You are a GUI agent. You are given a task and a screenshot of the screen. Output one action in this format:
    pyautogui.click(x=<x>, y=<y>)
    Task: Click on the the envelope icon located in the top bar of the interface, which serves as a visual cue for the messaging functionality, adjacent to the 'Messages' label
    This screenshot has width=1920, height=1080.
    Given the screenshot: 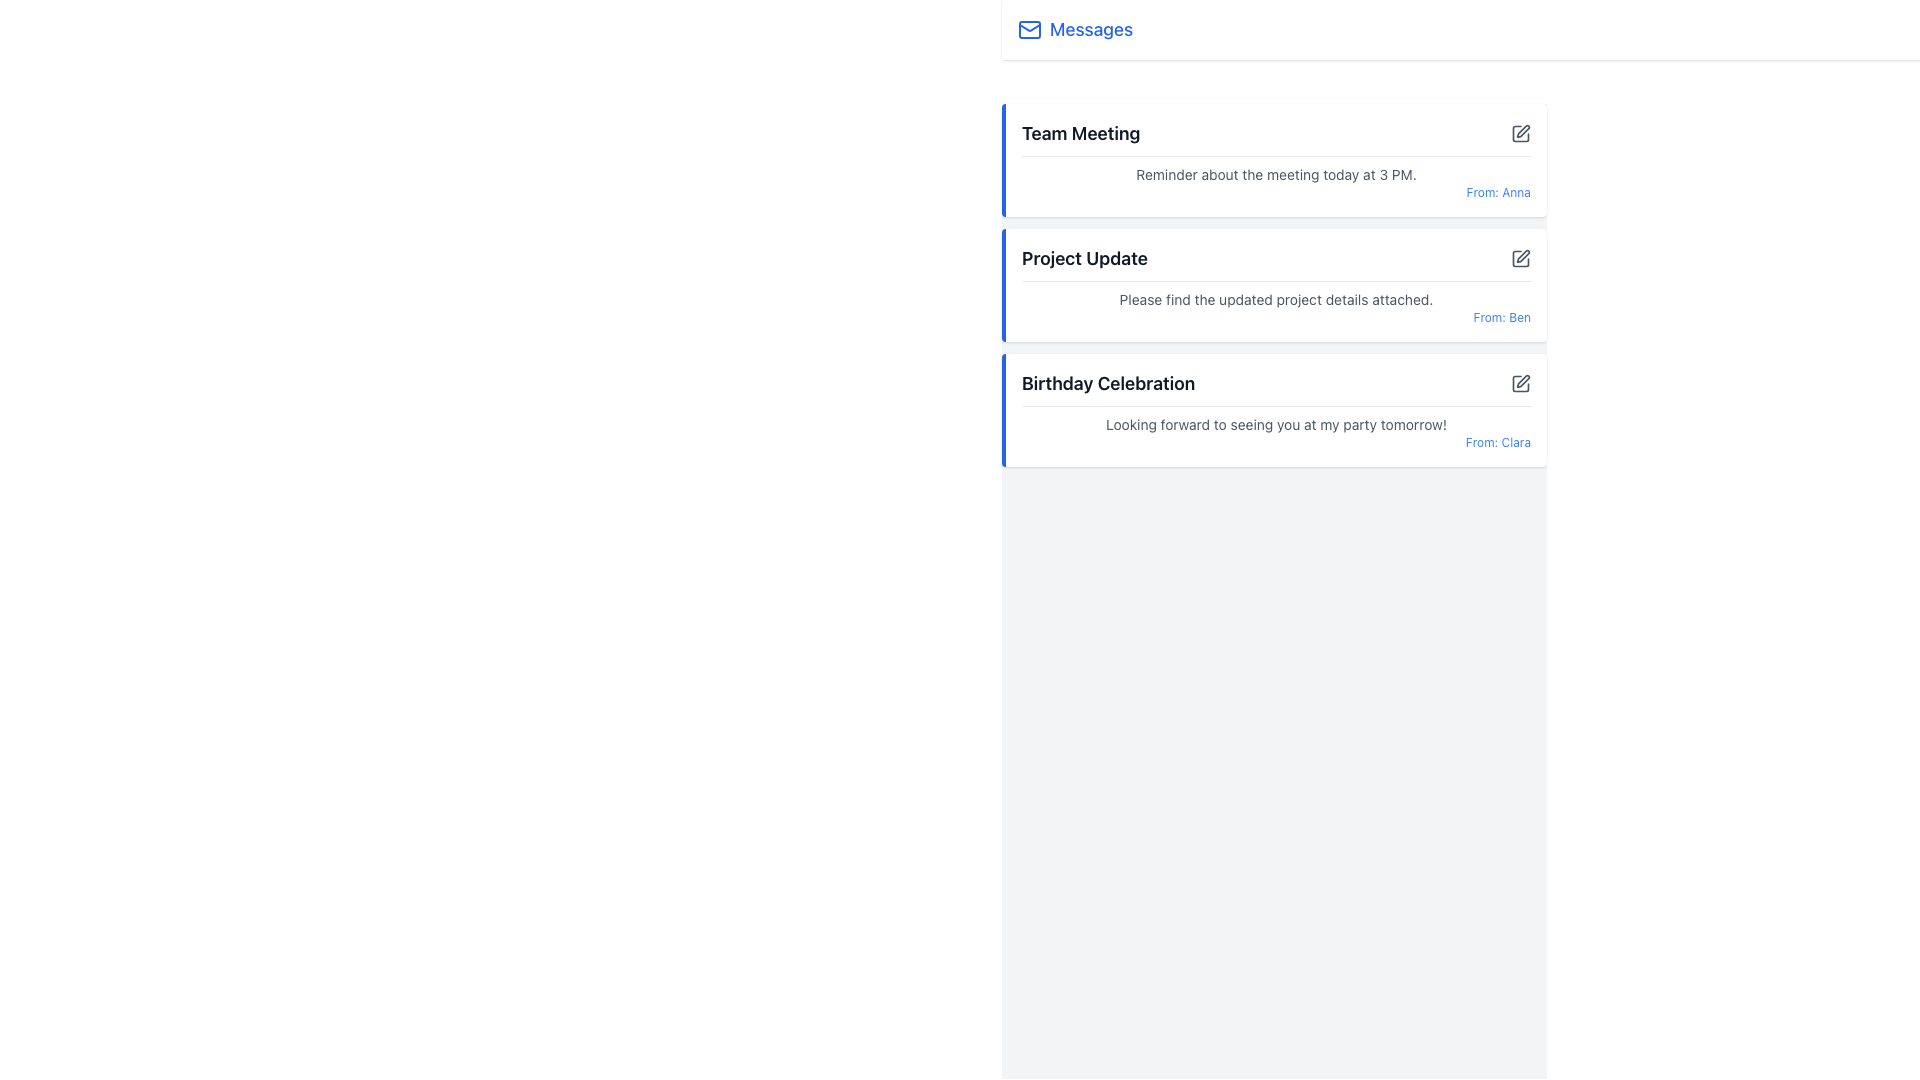 What is the action you would take?
    pyautogui.click(x=1030, y=30)
    